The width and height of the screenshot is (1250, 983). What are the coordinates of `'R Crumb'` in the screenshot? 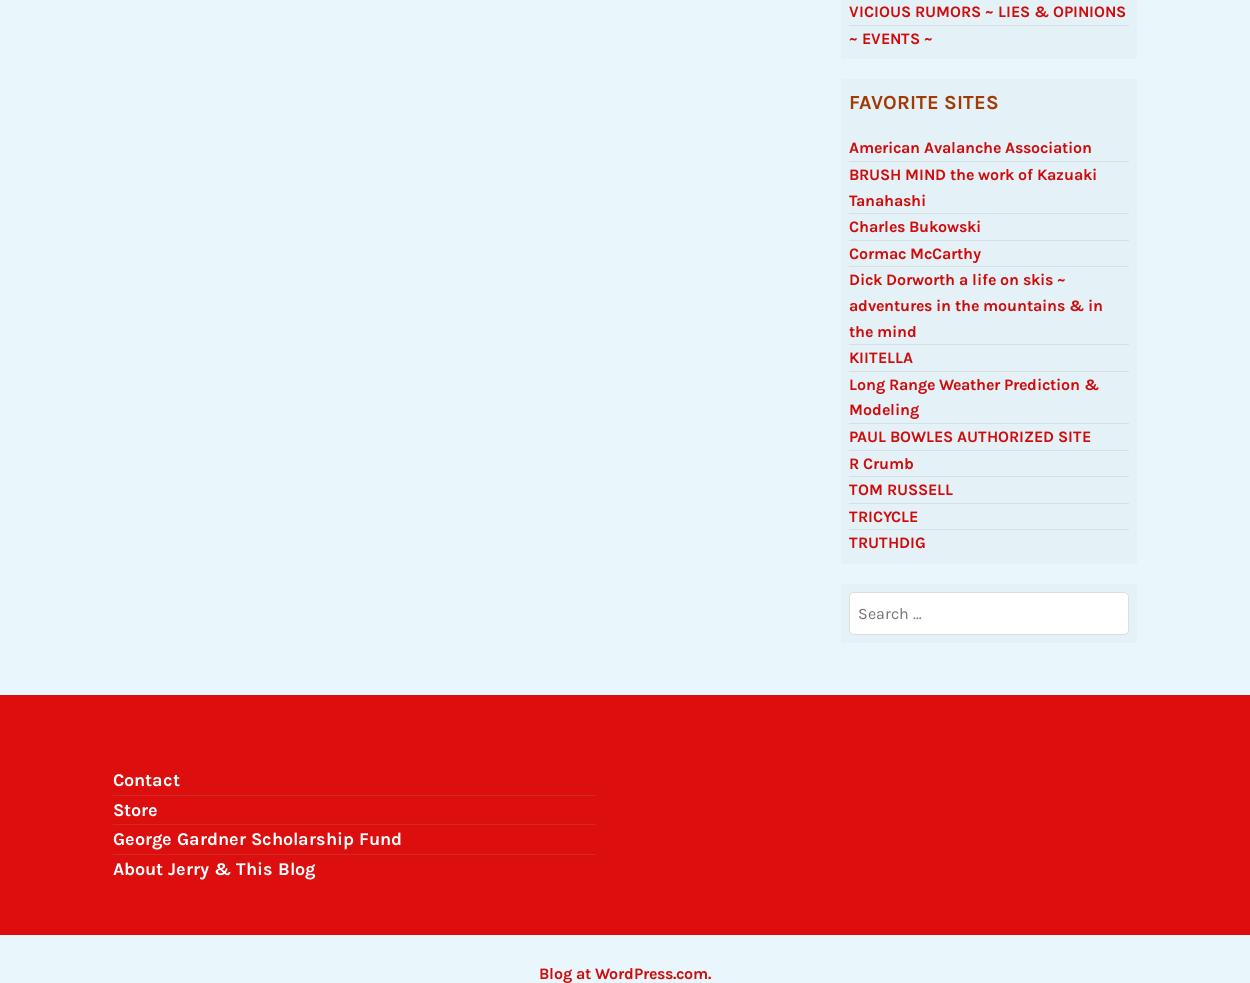 It's located at (881, 471).